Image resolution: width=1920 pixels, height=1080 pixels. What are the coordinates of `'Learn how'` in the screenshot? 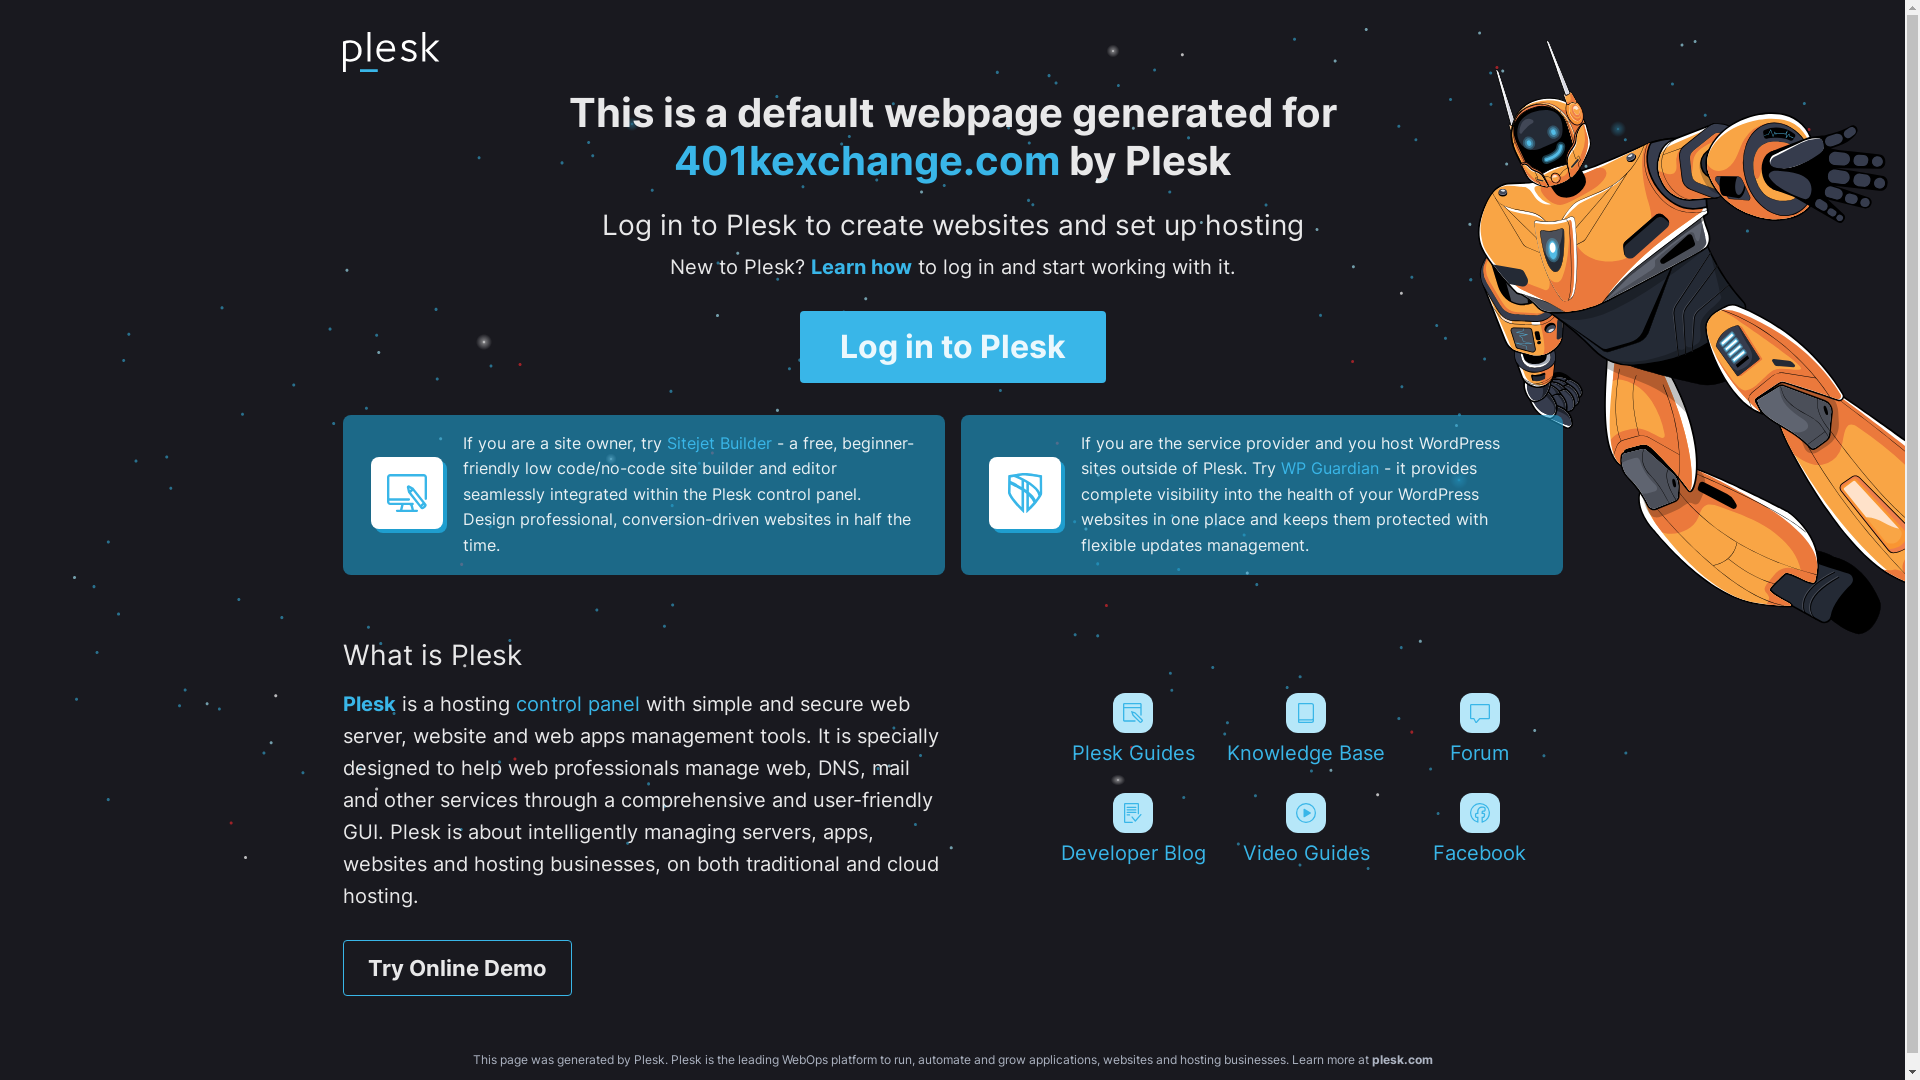 It's located at (860, 265).